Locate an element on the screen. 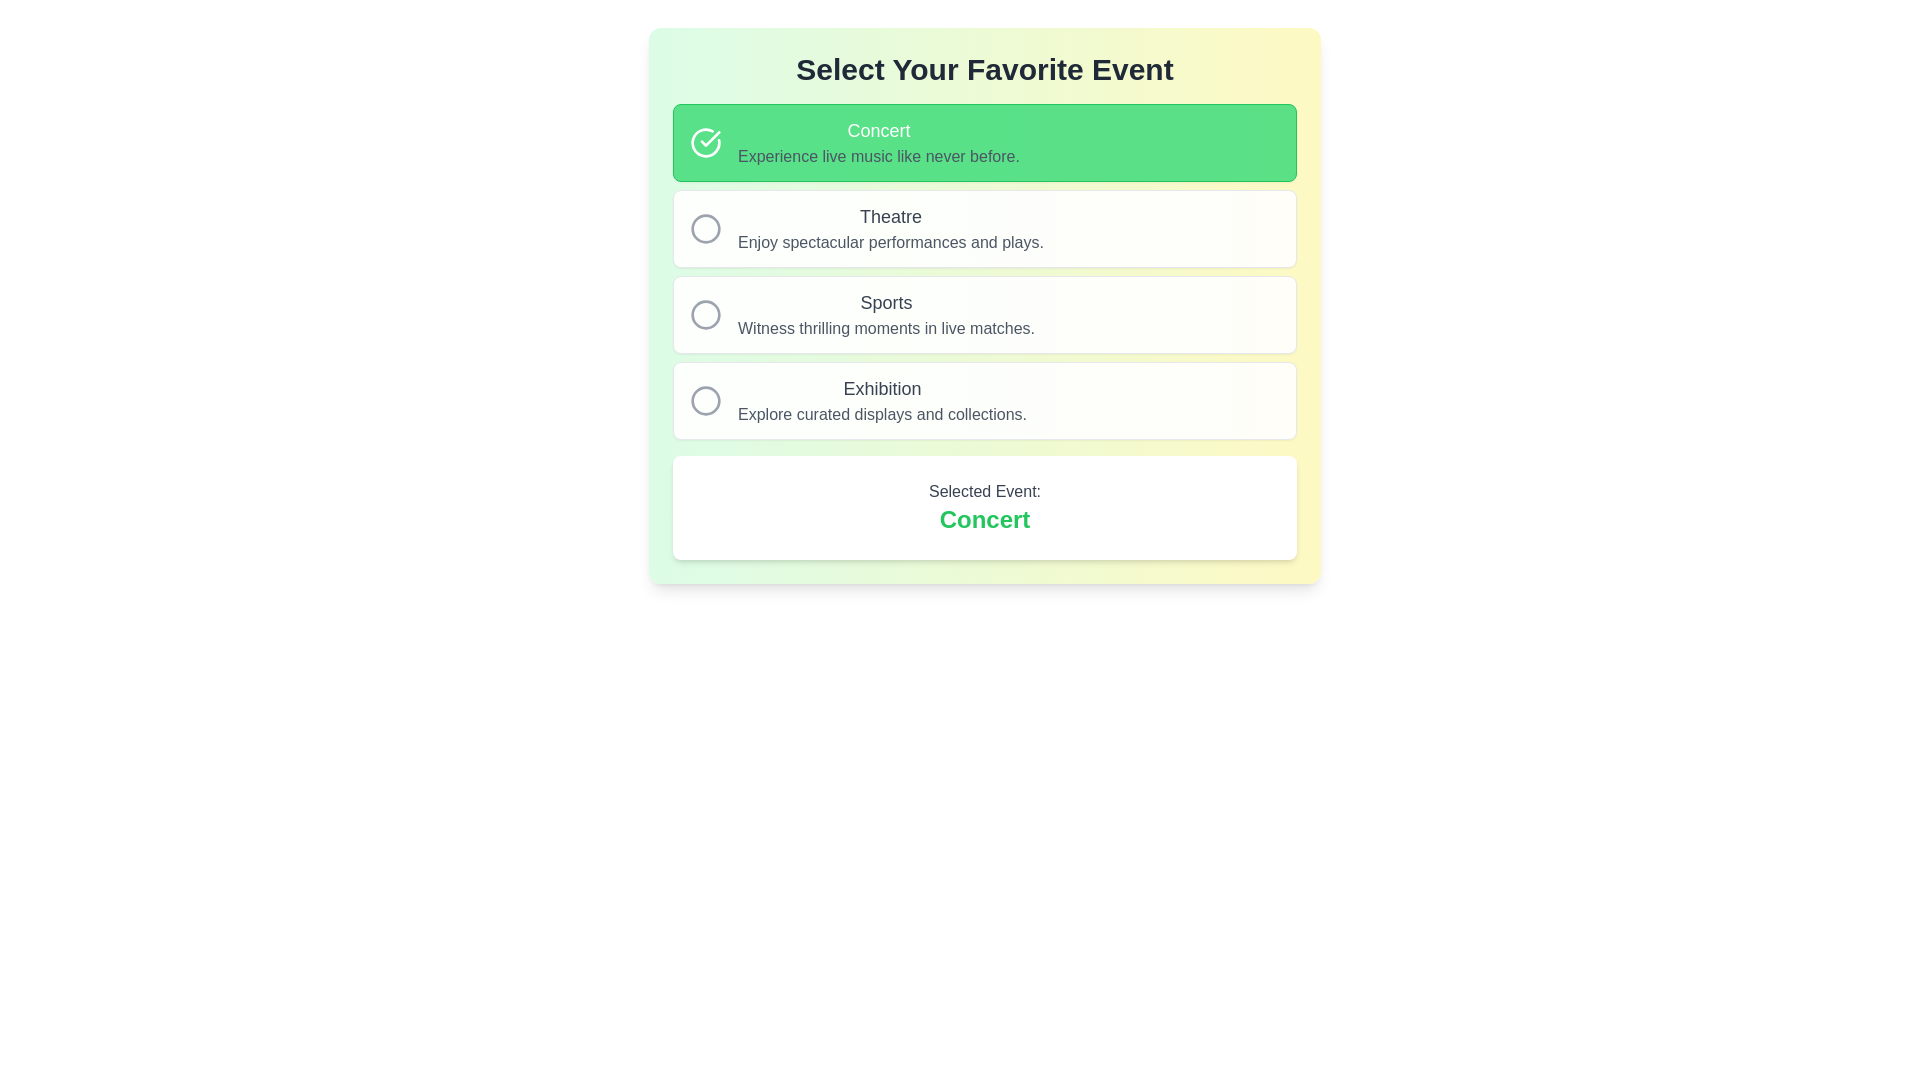 This screenshot has height=1080, width=1920. the selectable list item representing 'Theatre', which is the second option in the list, located below 'Concert' and above 'Sports' is located at coordinates (889, 227).